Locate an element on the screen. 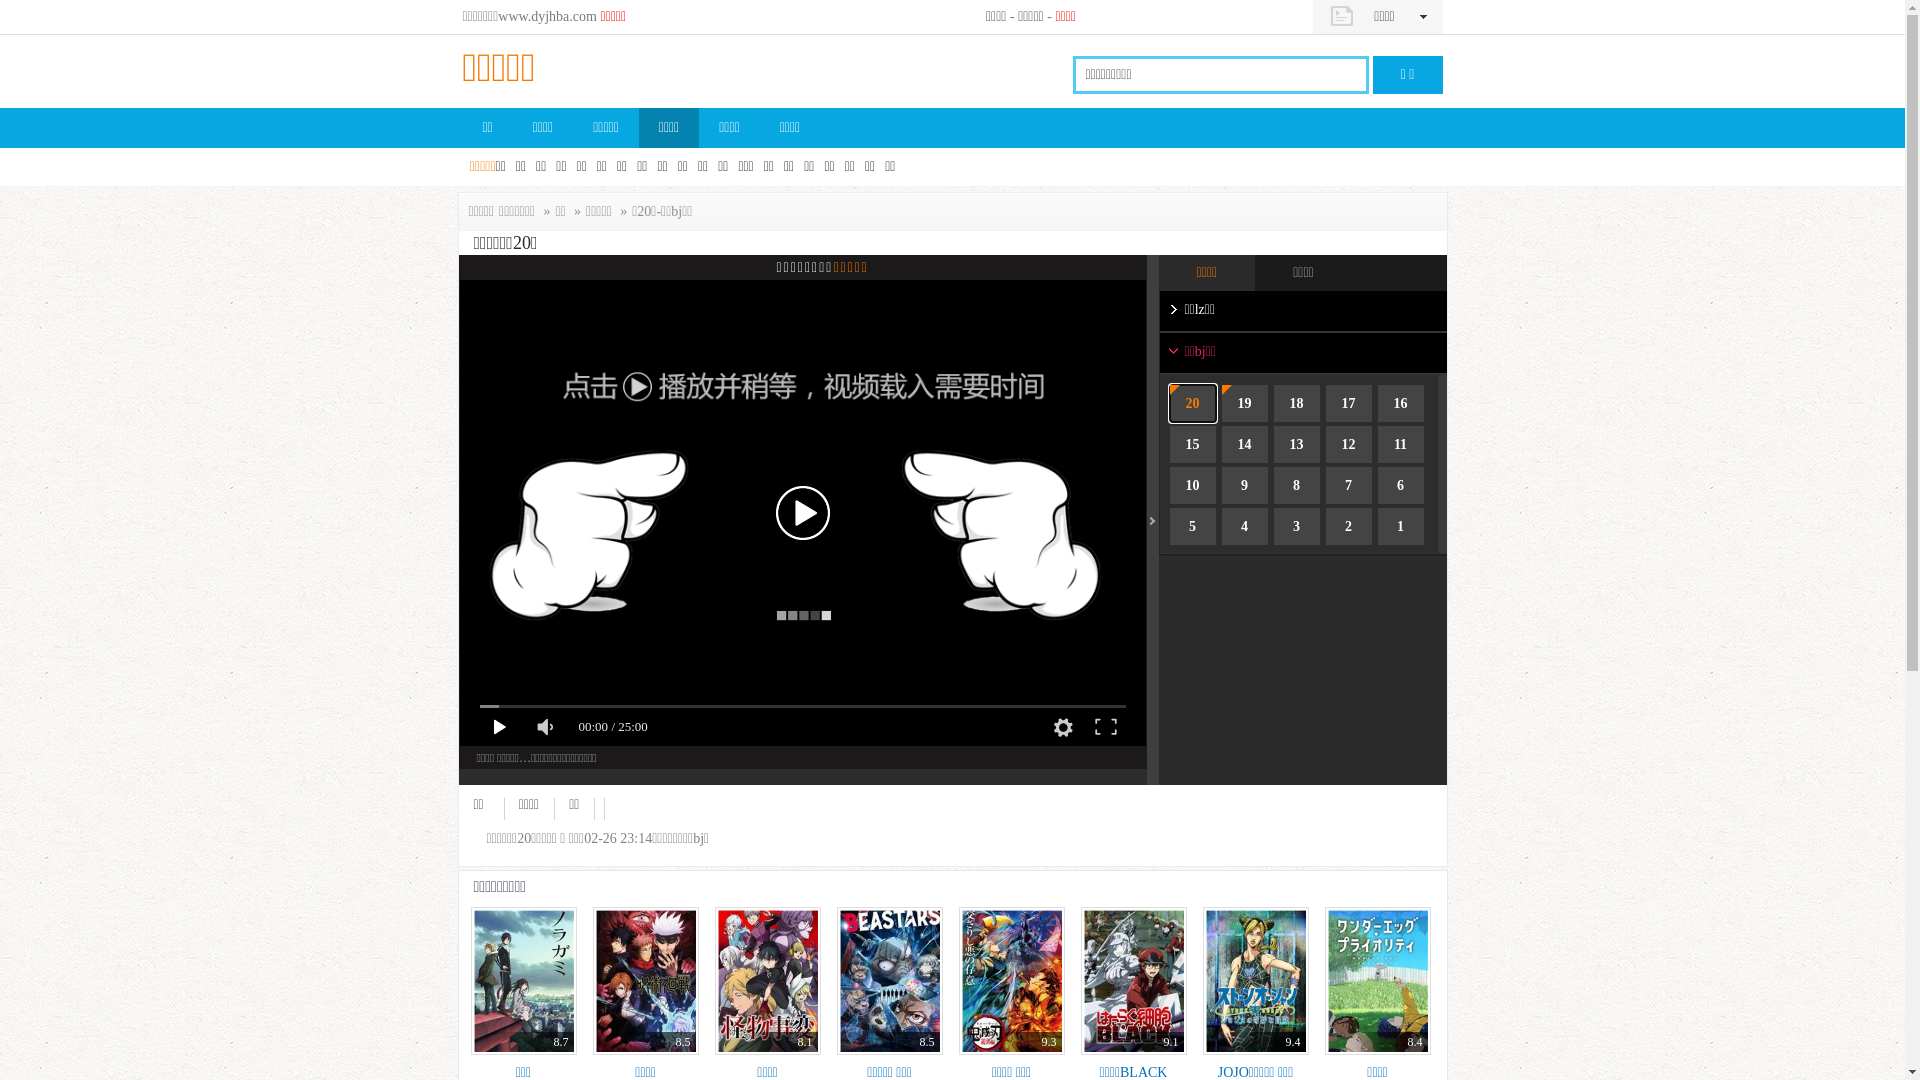 The width and height of the screenshot is (1920, 1080). '5' is located at coordinates (1193, 525).